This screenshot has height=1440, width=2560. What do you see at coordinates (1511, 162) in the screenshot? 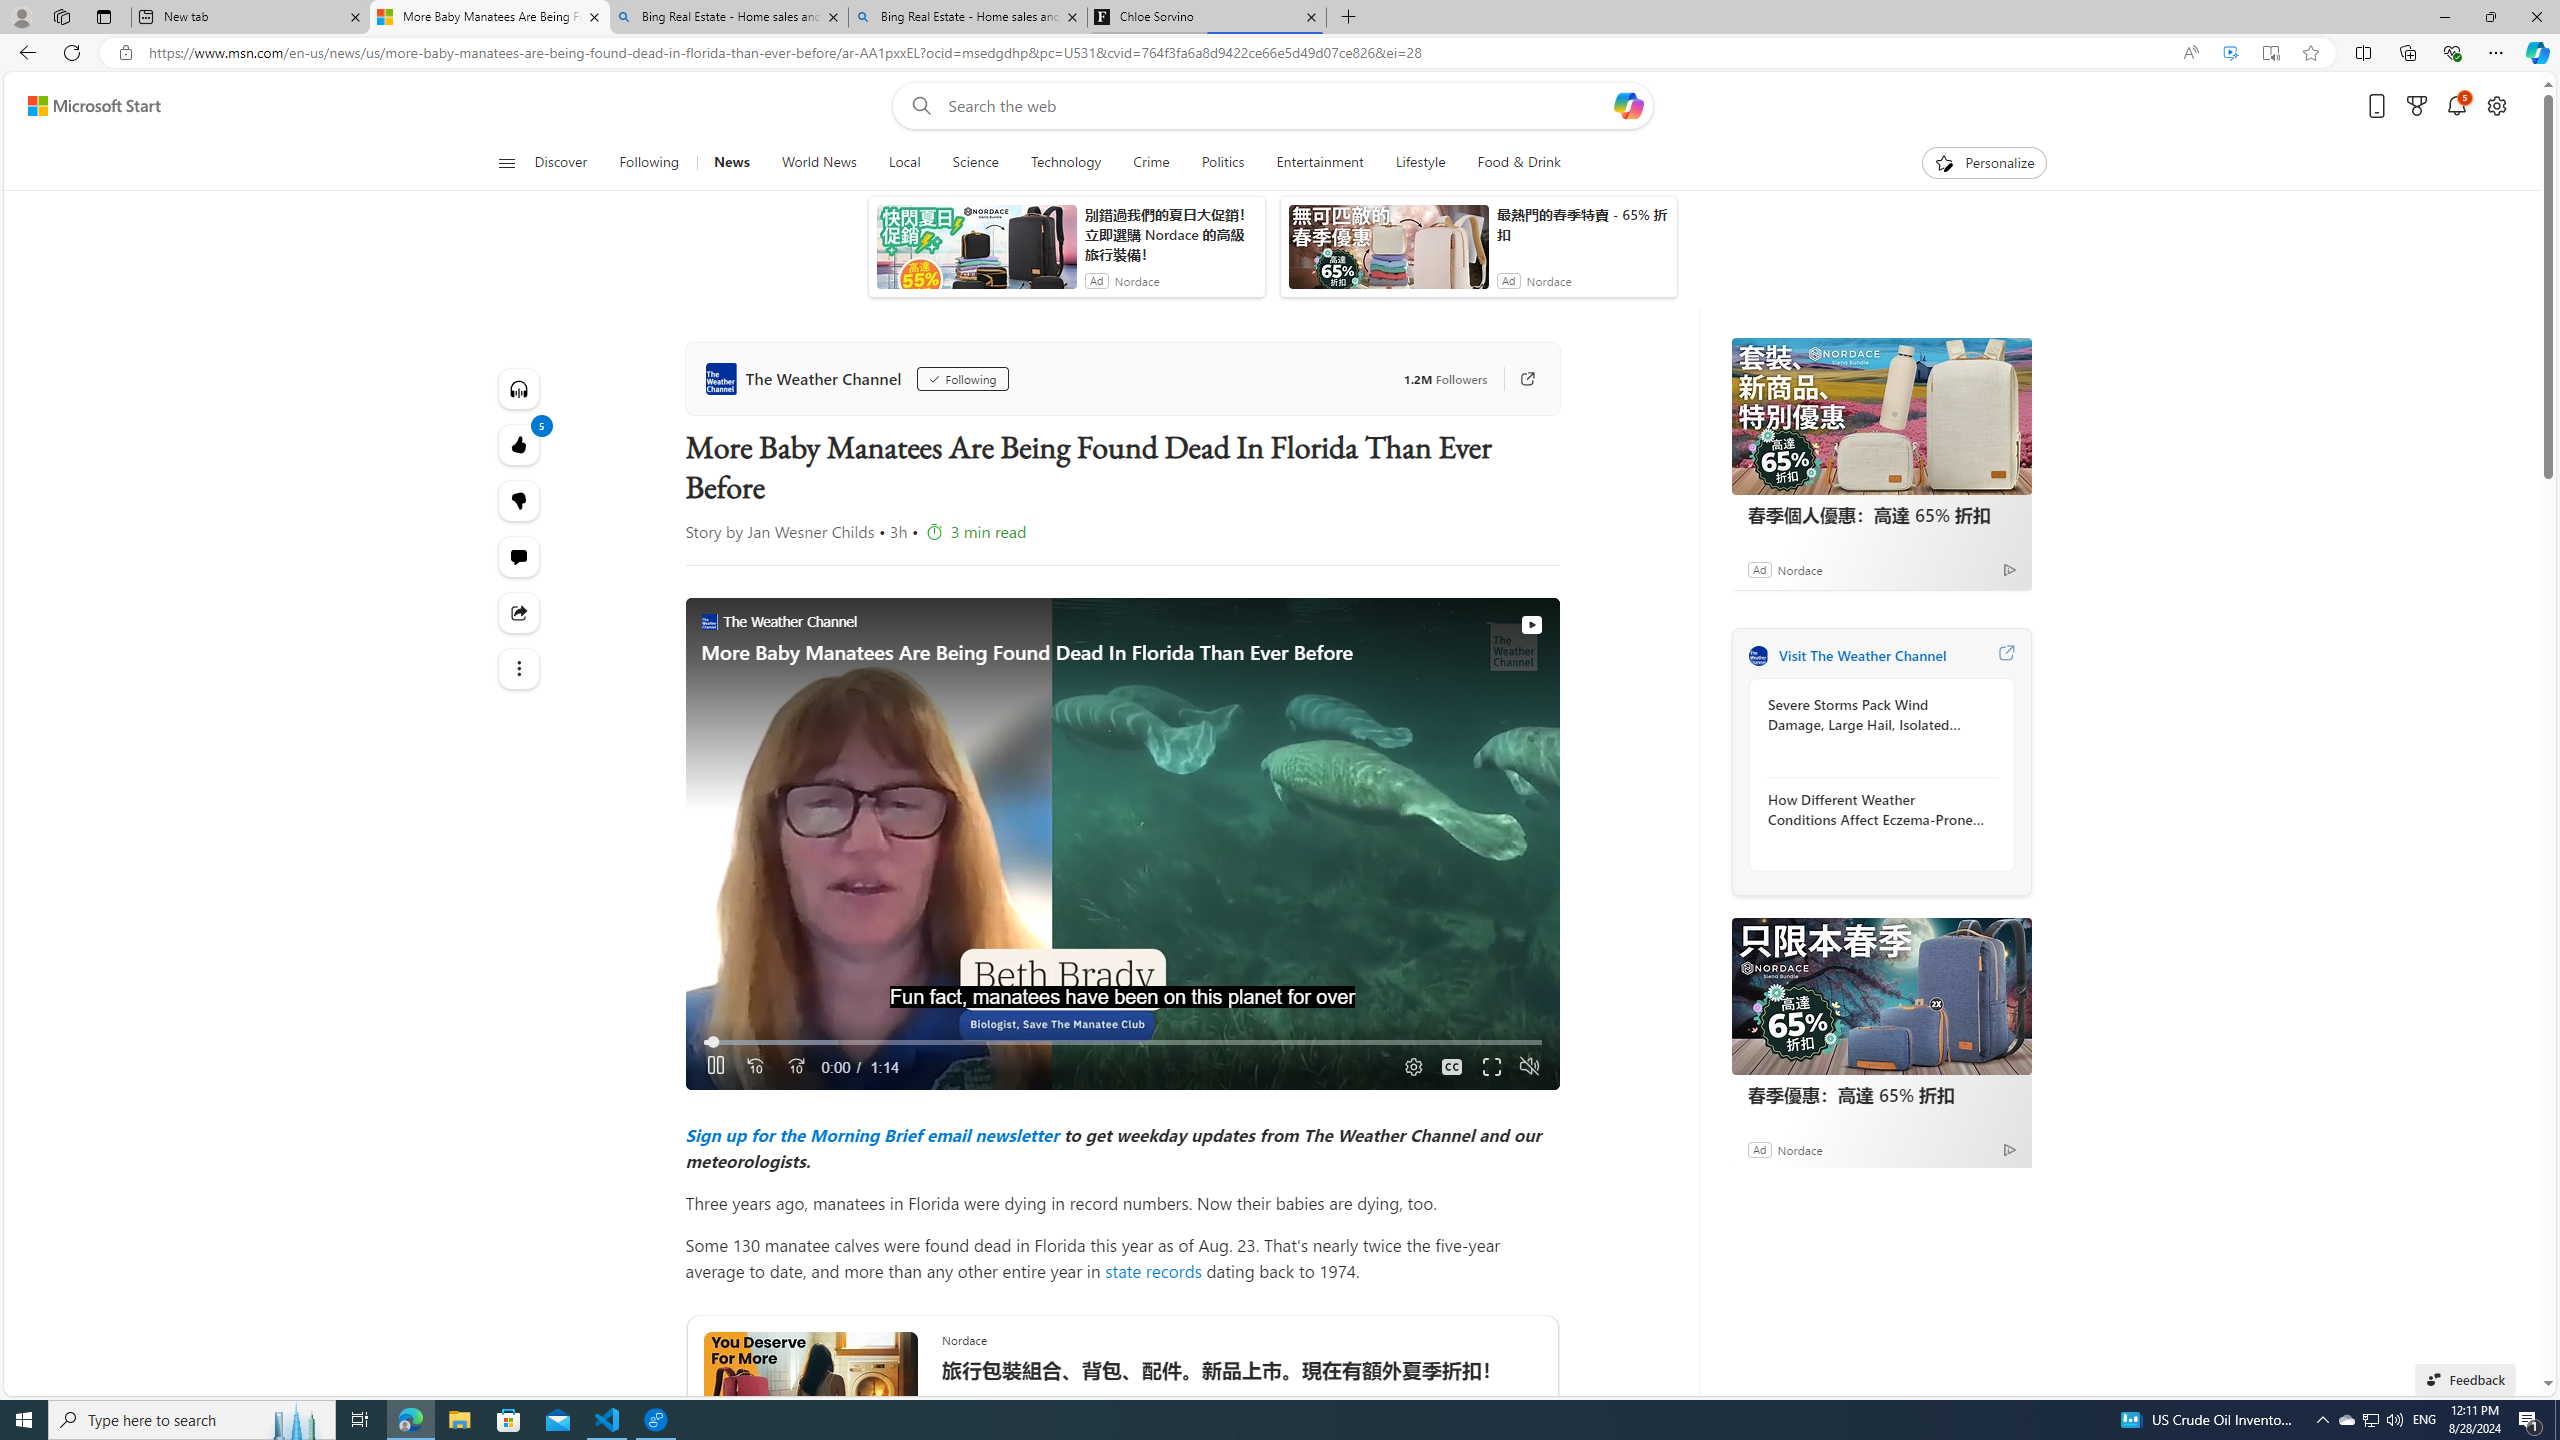
I see `'Food & Drink'` at bounding box center [1511, 162].